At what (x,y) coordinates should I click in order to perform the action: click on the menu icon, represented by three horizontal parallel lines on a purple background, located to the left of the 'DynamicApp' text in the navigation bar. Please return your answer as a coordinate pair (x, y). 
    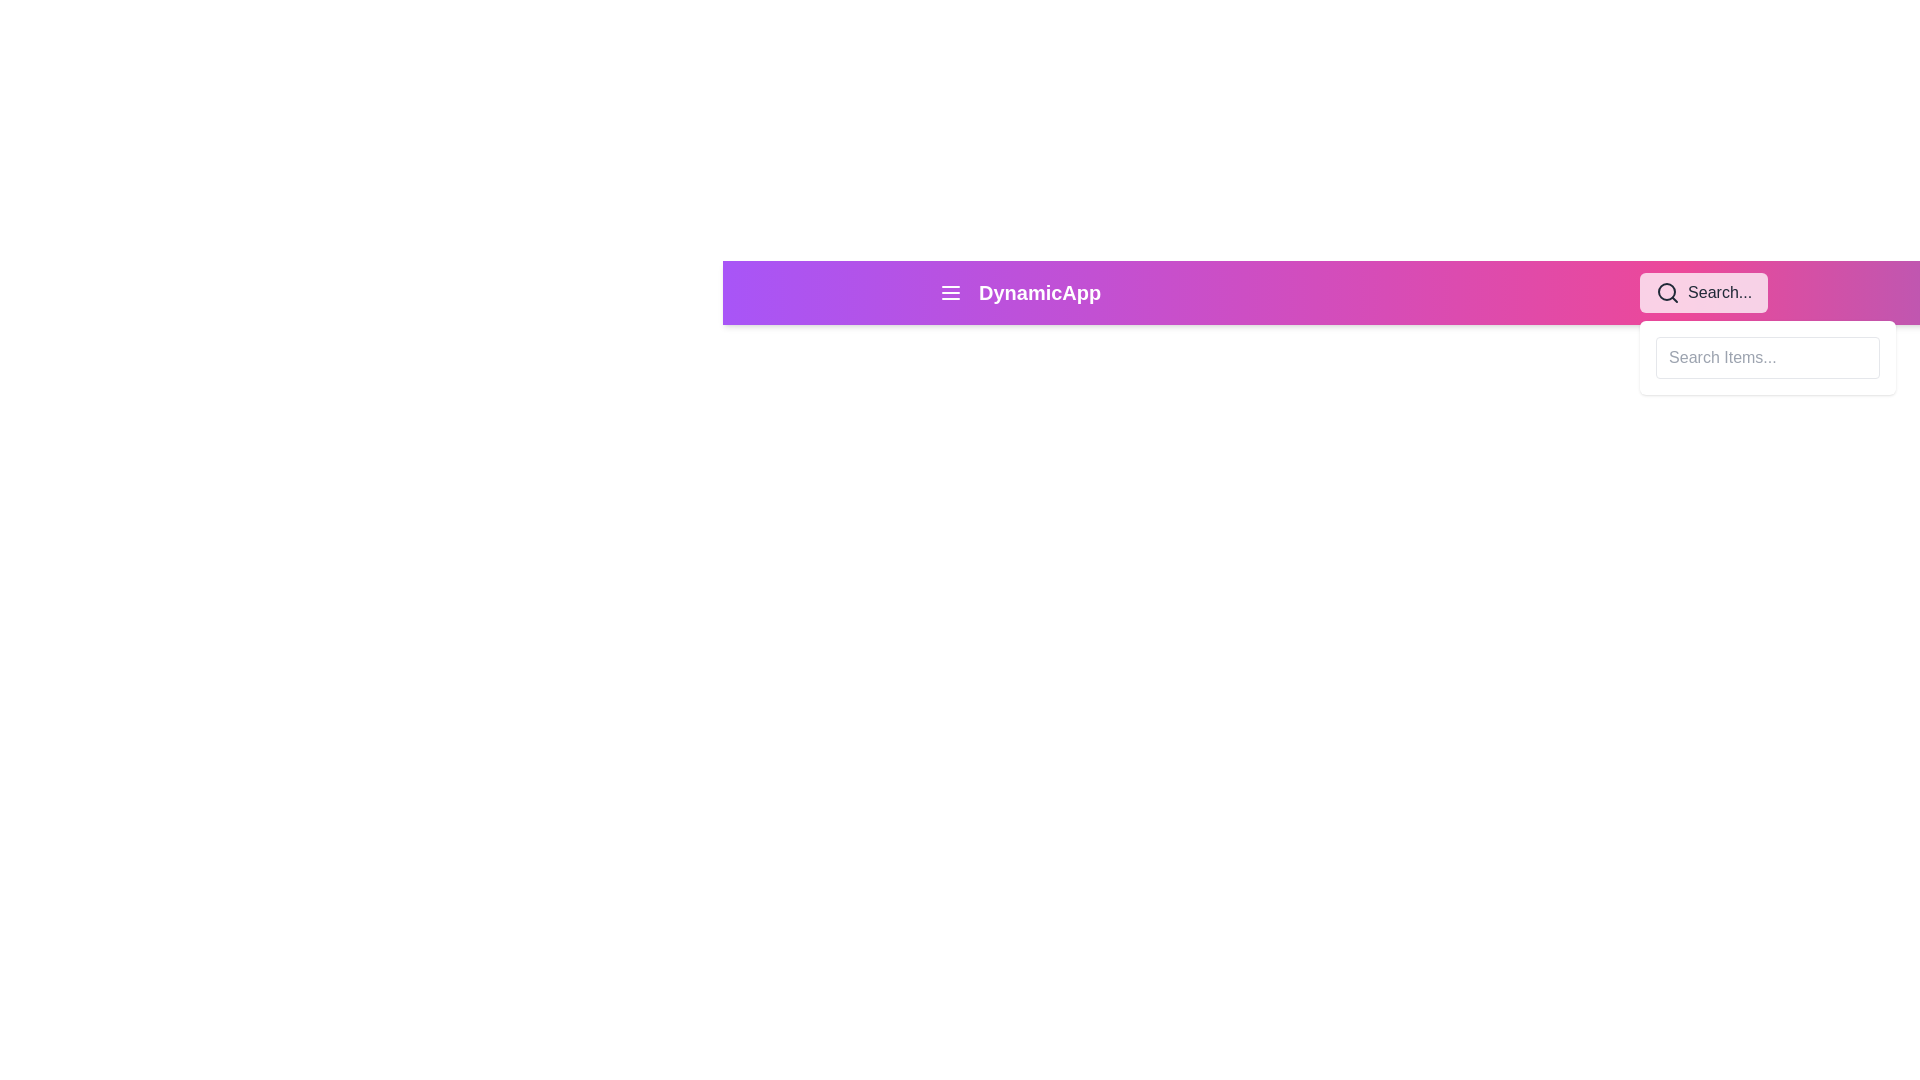
    Looking at the image, I should click on (949, 293).